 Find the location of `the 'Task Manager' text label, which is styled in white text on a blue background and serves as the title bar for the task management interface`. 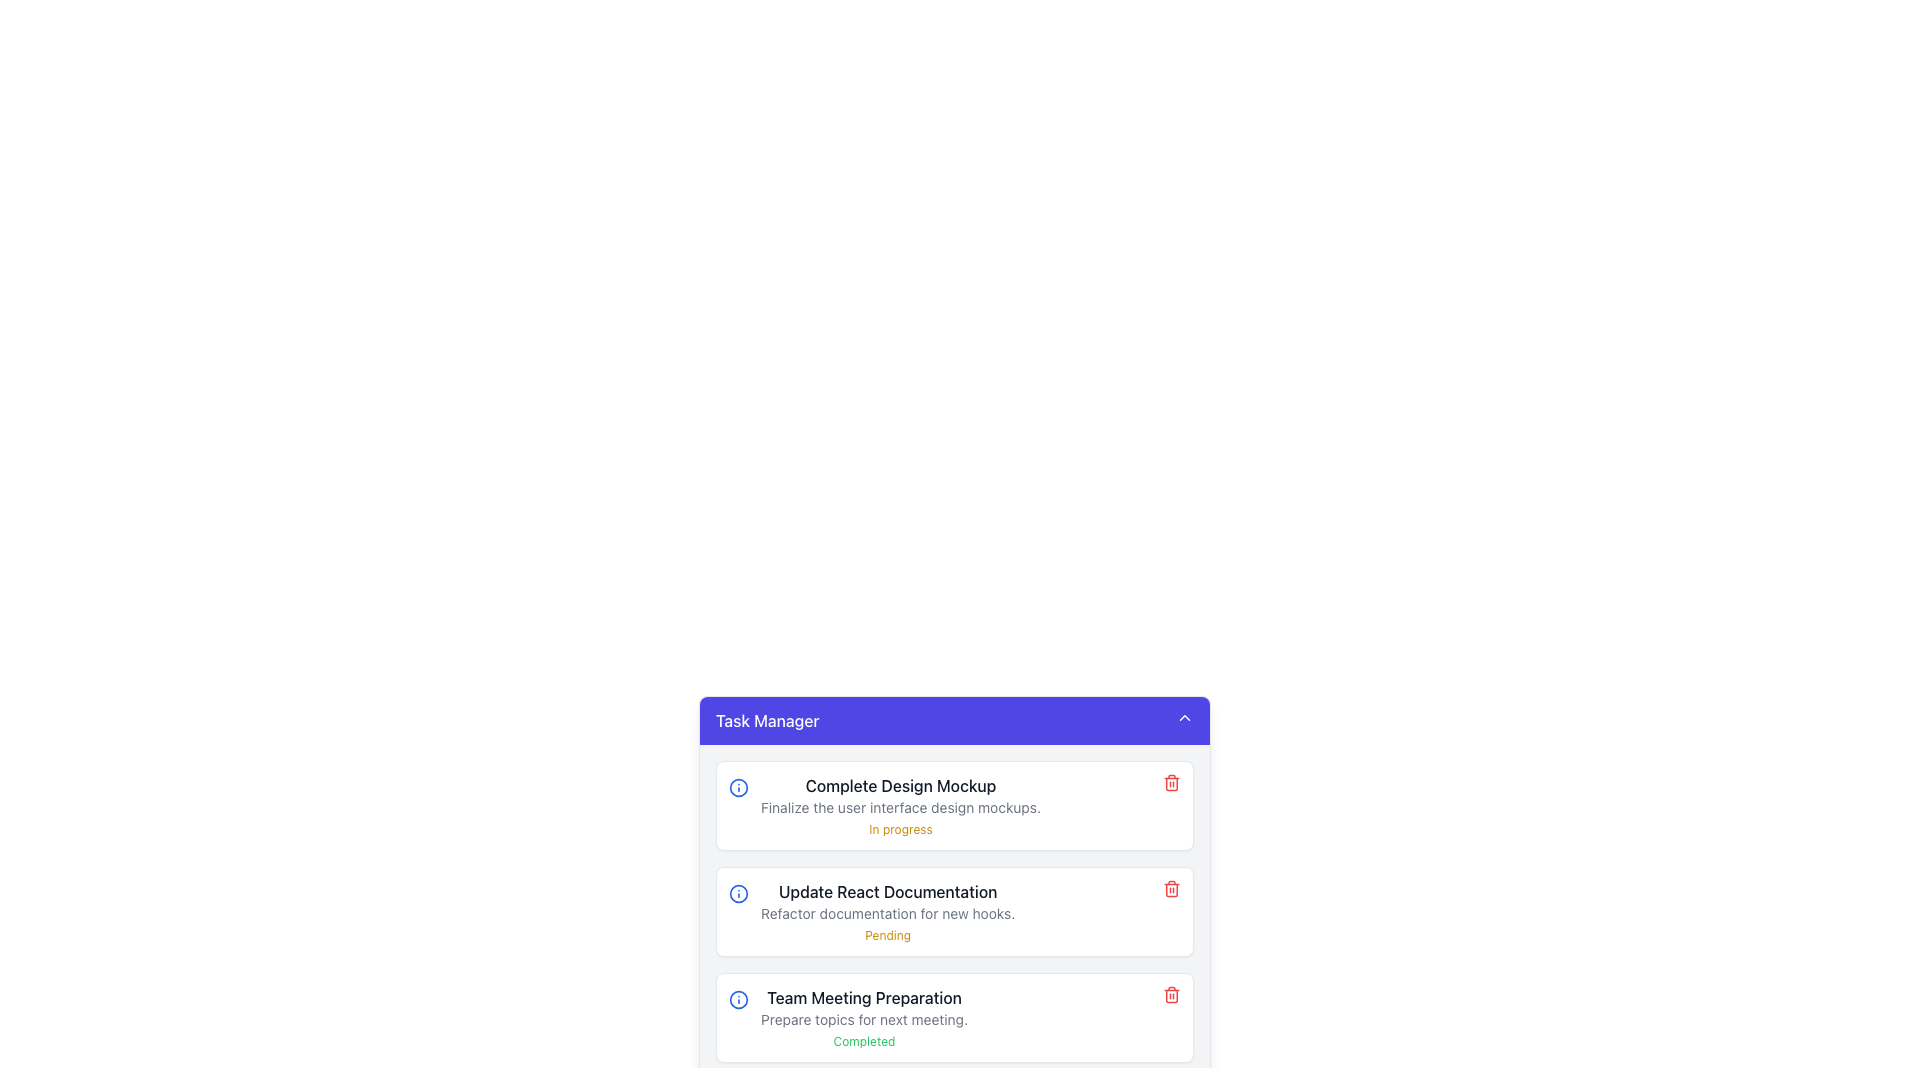

the 'Task Manager' text label, which is styled in white text on a blue background and serves as the title bar for the task management interface is located at coordinates (766, 721).